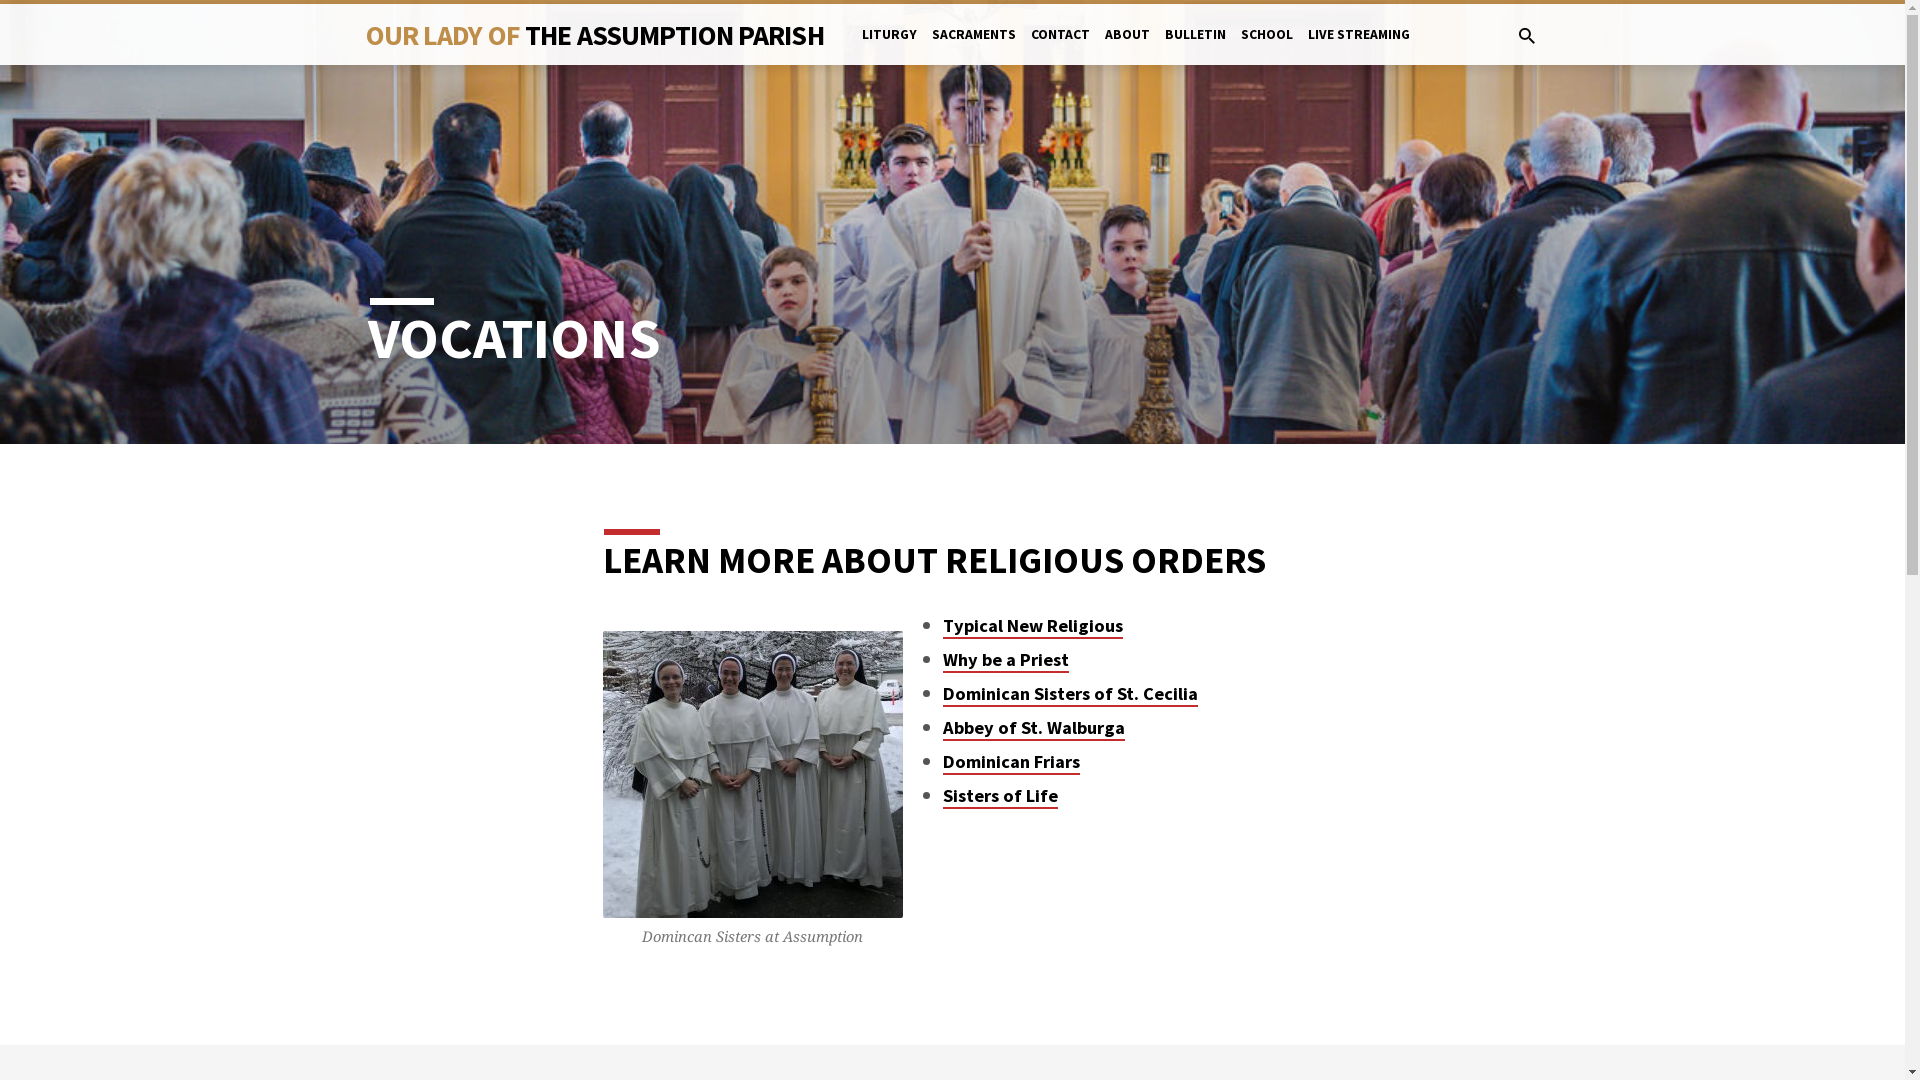 The height and width of the screenshot is (1080, 1920). Describe the element at coordinates (1308, 46) in the screenshot. I see `'LIVE STREAMING'` at that location.